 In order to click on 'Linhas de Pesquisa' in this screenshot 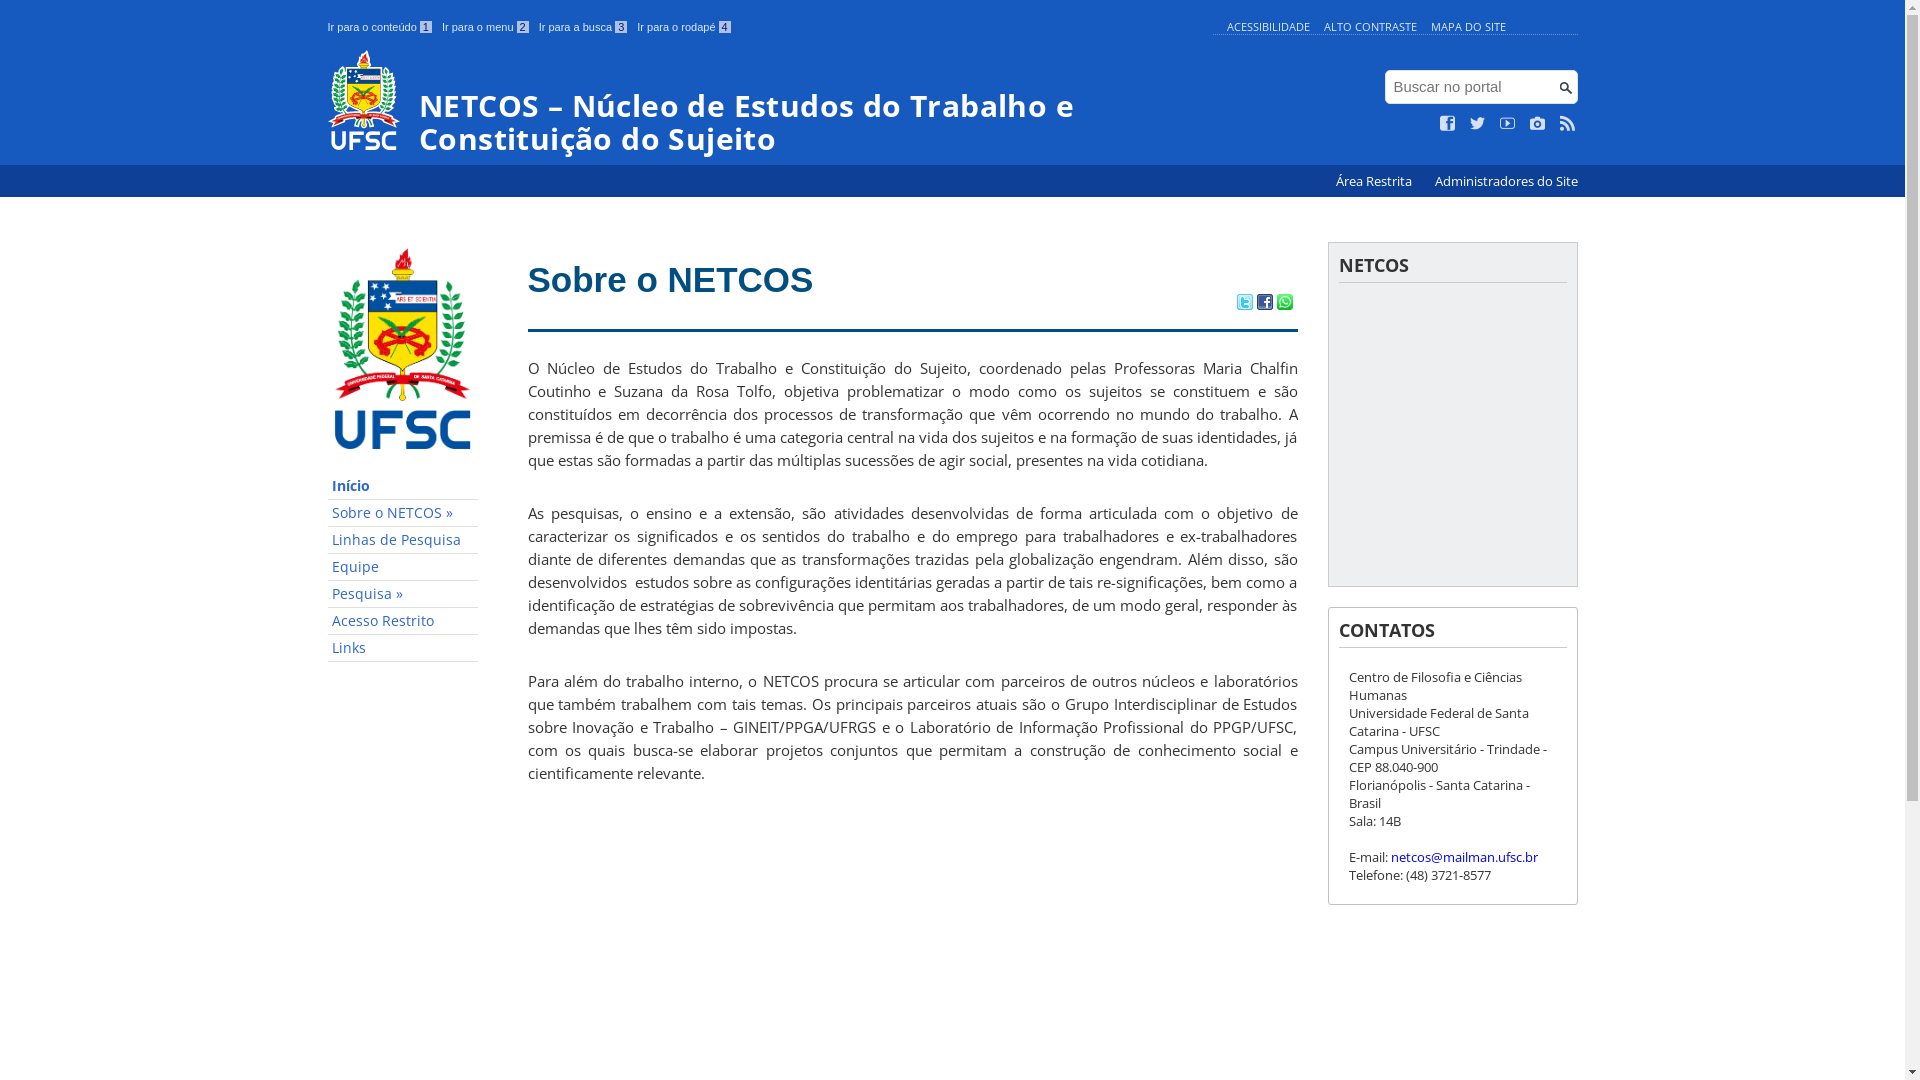, I will do `click(402, 540)`.